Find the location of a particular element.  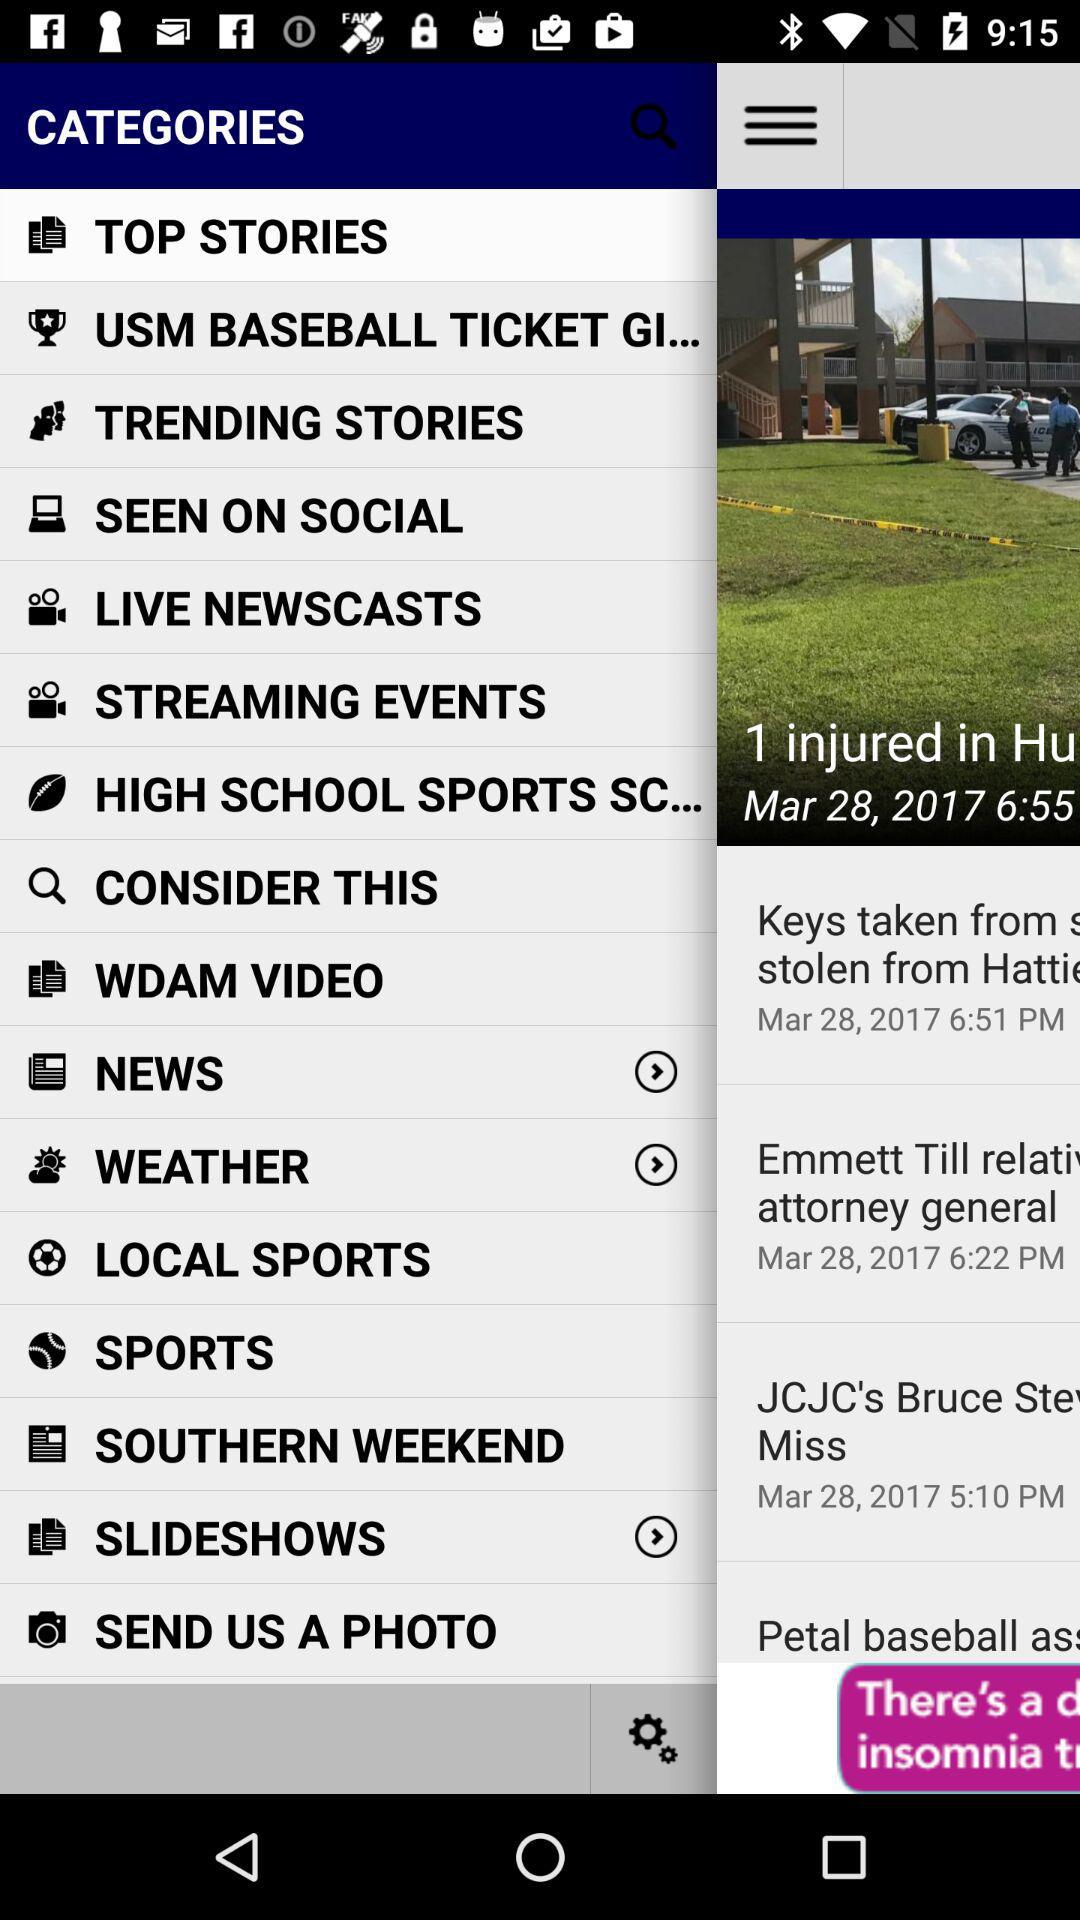

the menu icon is located at coordinates (778, 124).